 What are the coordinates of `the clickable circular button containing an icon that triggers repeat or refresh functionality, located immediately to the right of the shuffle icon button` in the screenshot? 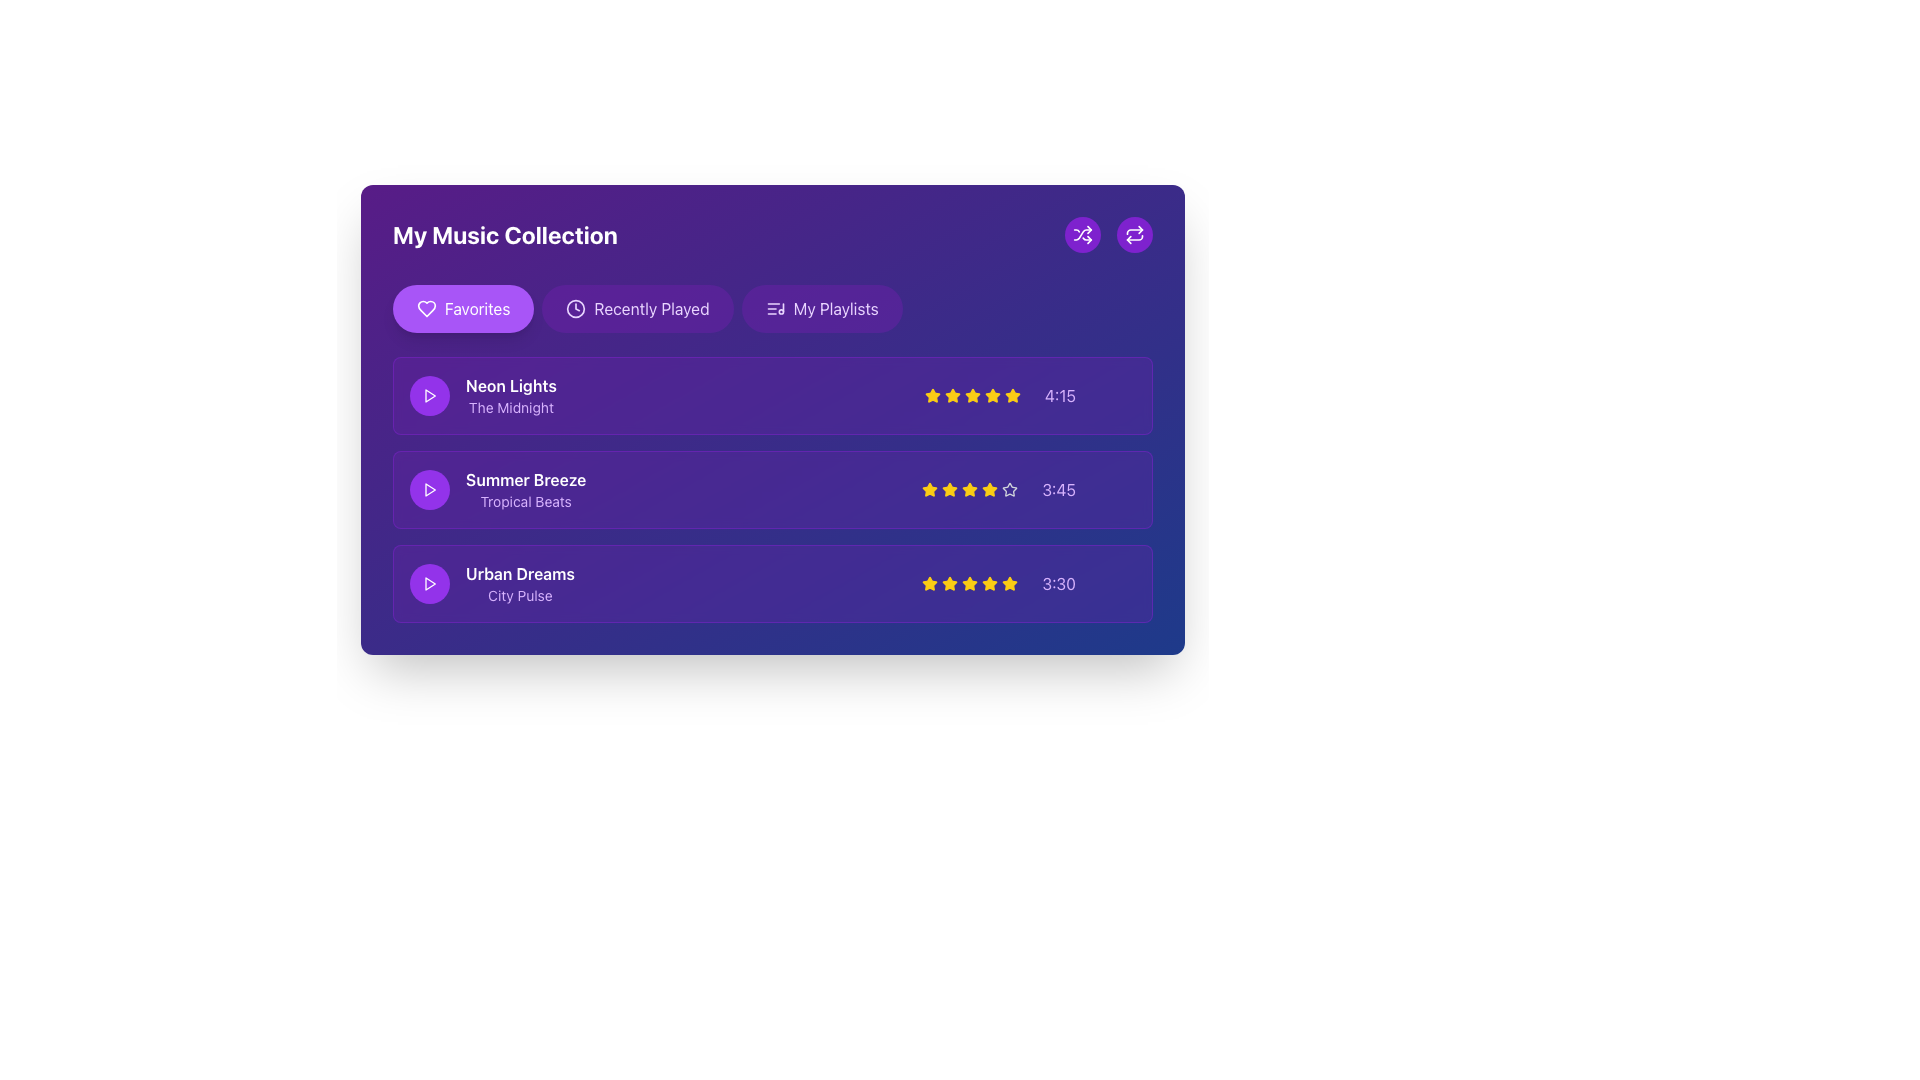 It's located at (1134, 234).